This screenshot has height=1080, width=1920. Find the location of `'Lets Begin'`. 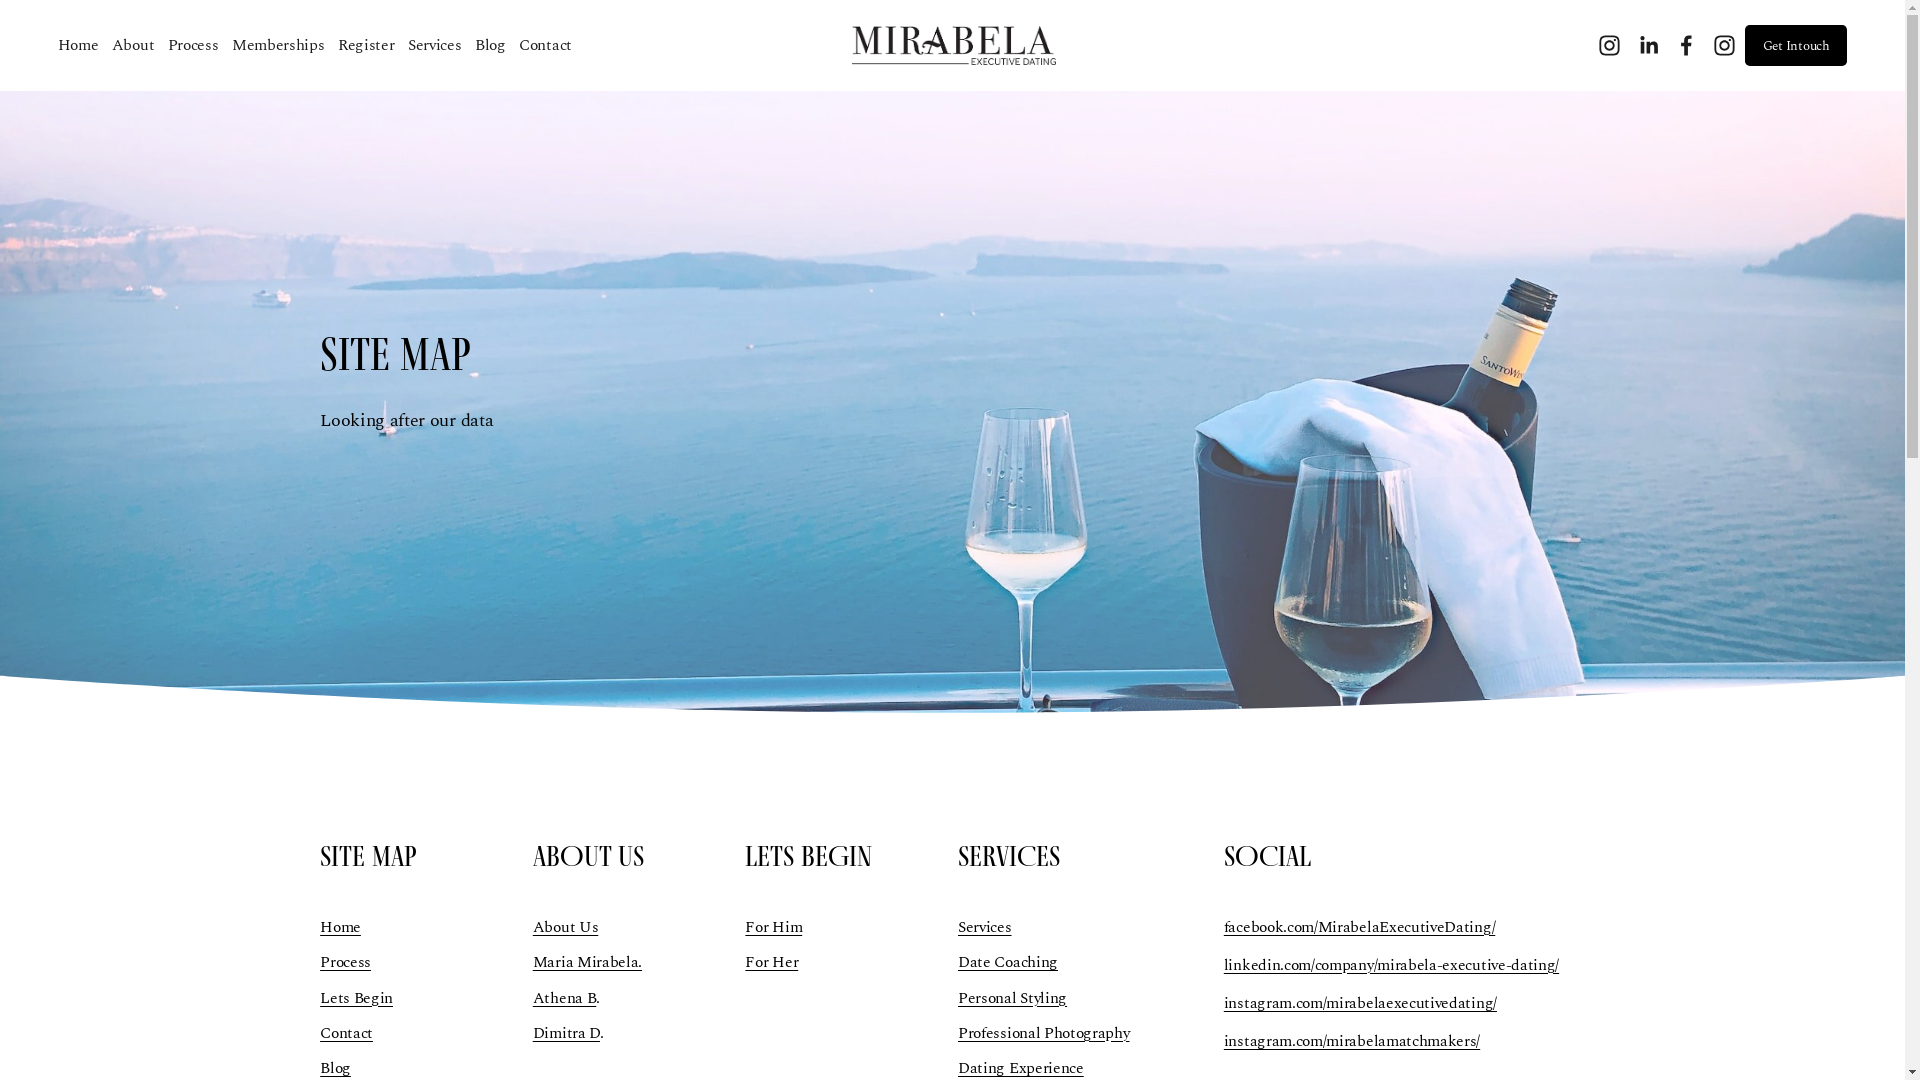

'Lets Begin' is located at coordinates (320, 998).